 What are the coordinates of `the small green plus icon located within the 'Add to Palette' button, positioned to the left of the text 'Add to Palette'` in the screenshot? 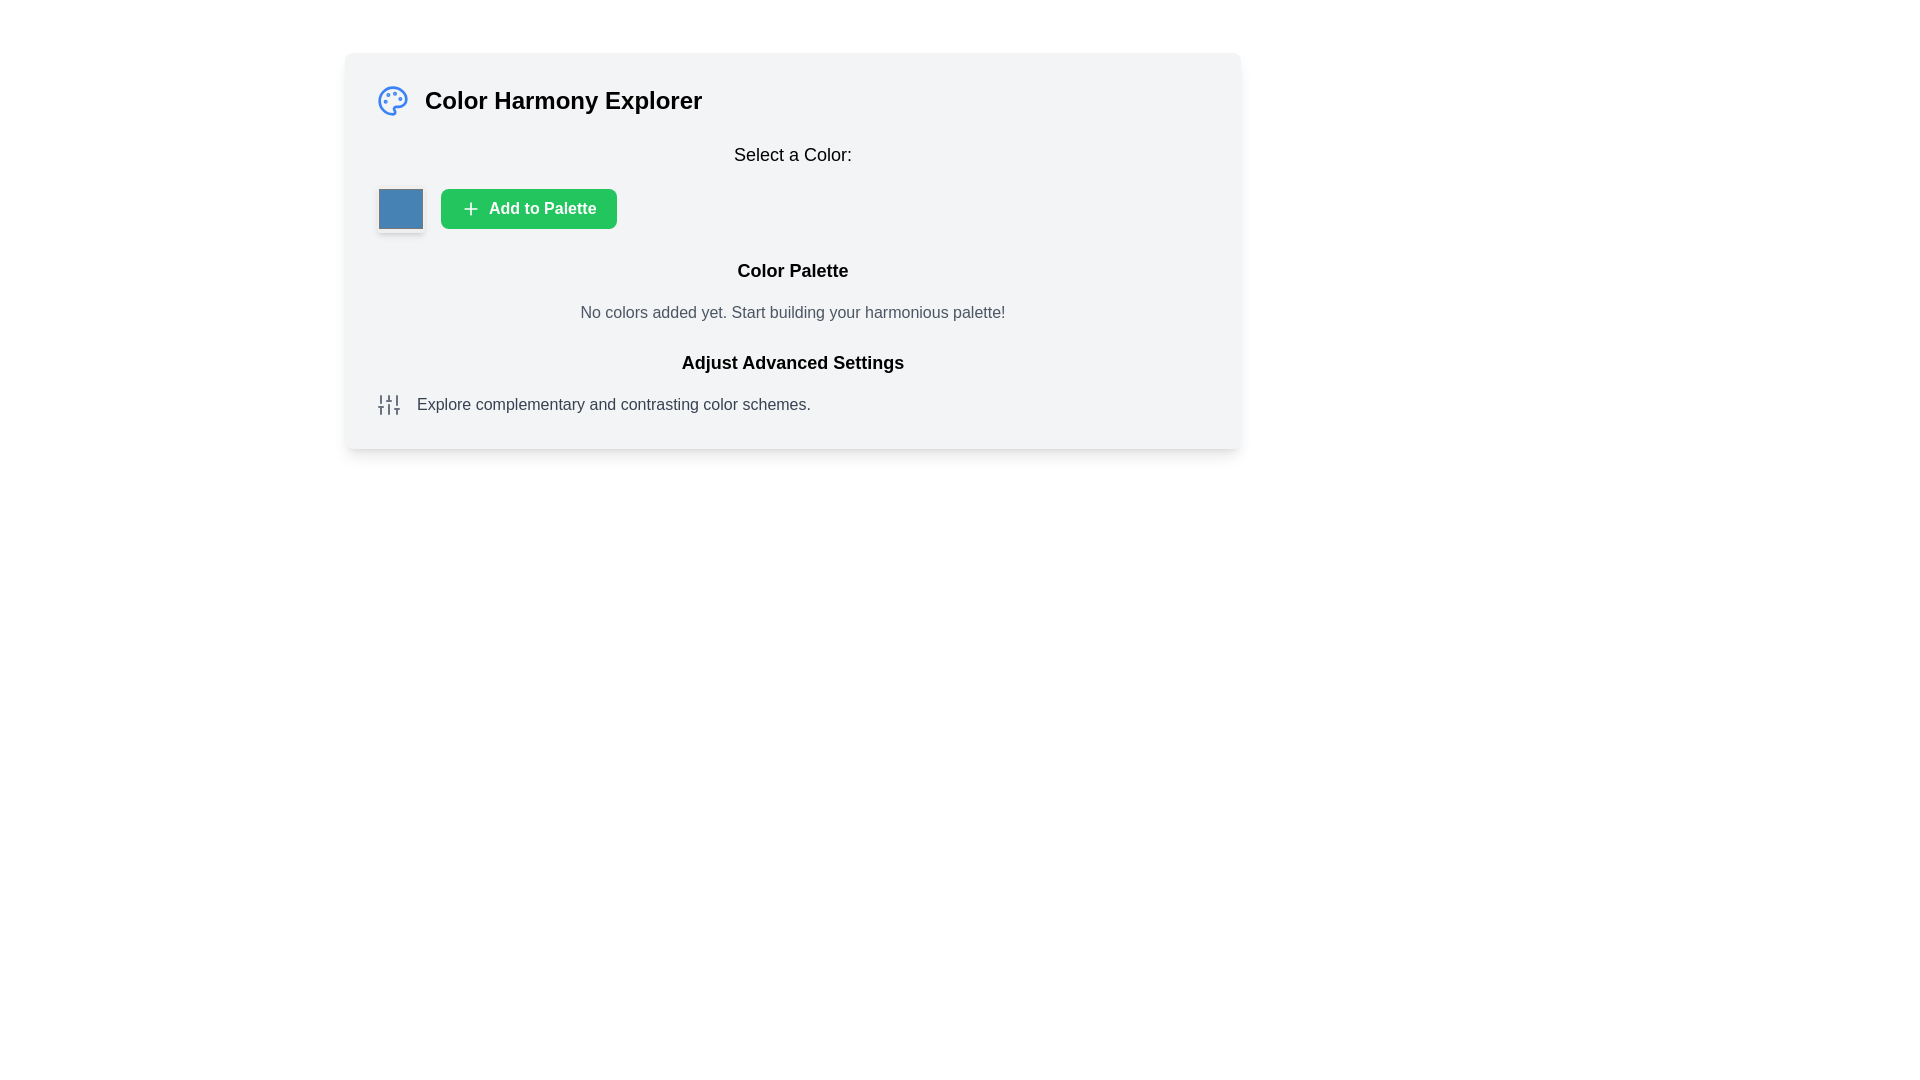 It's located at (469, 208).